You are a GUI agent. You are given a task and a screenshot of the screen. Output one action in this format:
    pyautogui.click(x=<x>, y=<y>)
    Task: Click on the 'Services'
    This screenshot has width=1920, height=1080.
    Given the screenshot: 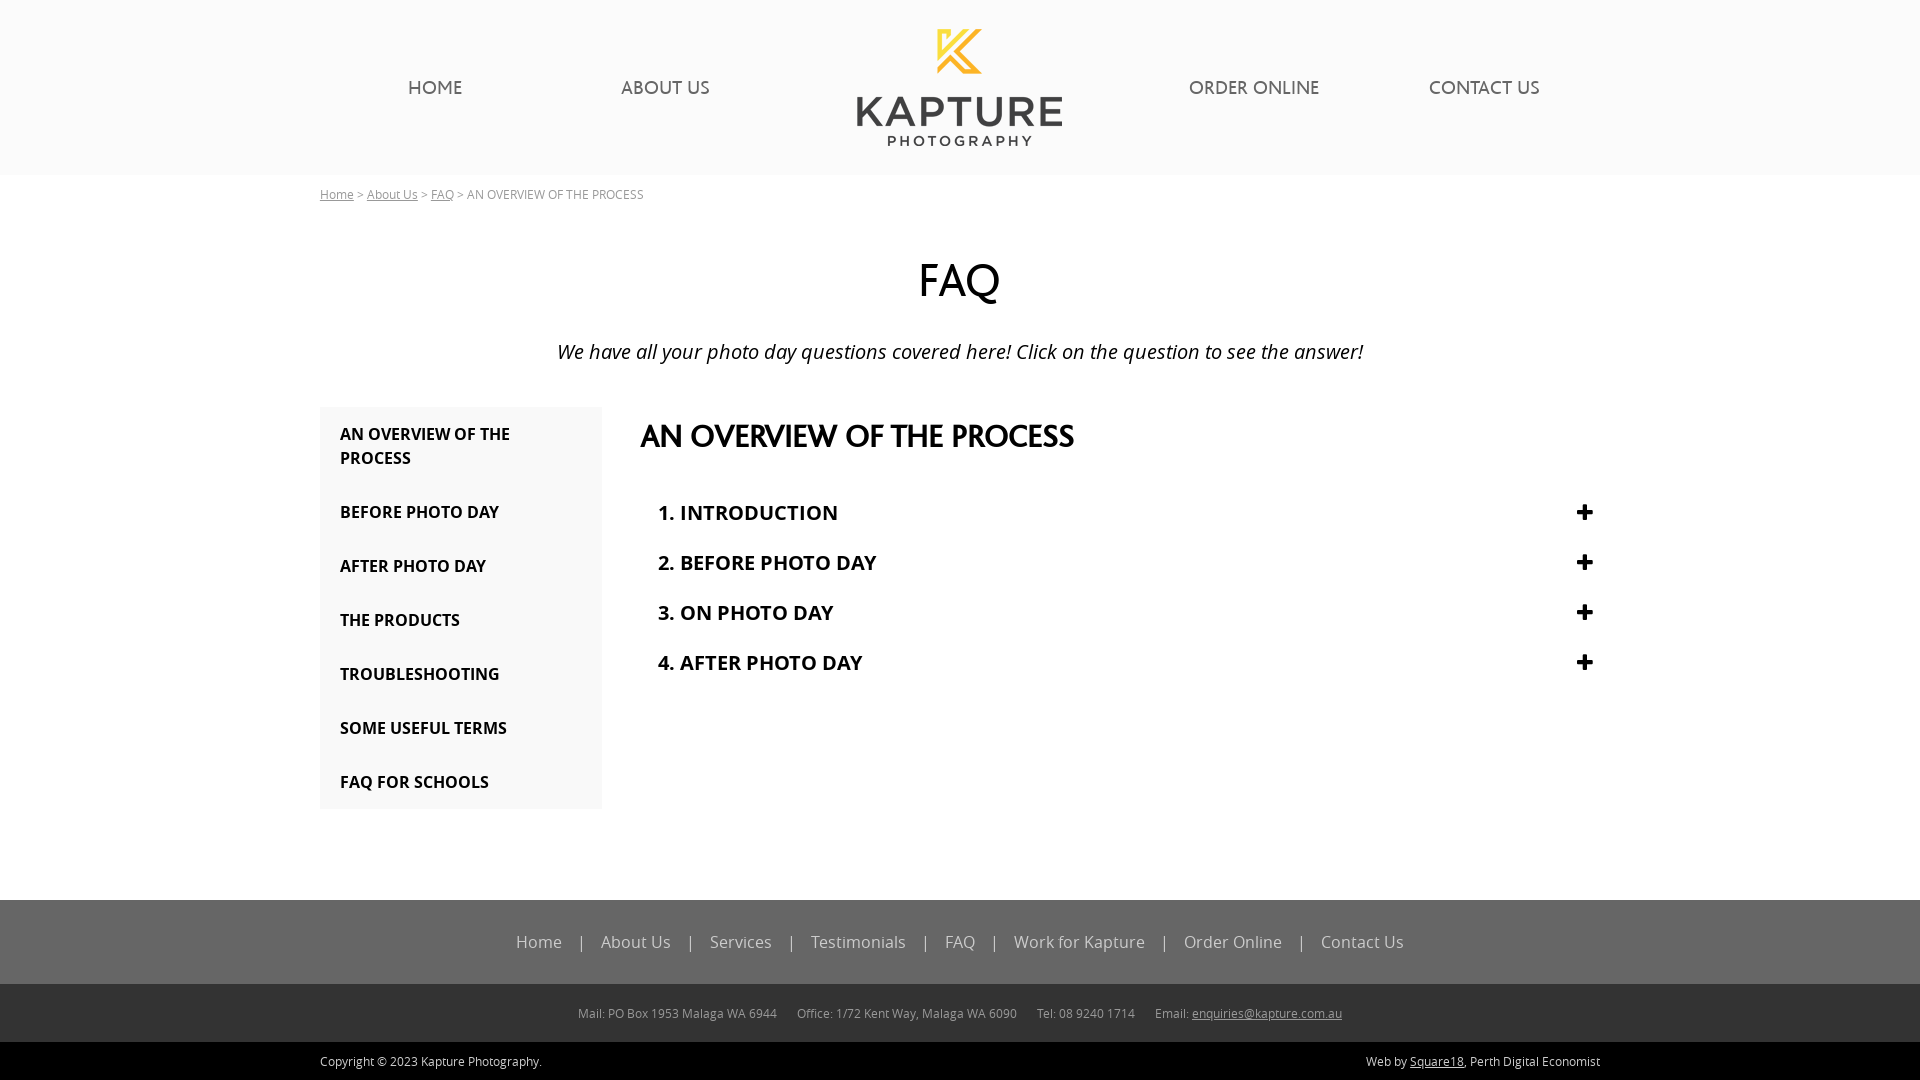 What is the action you would take?
    pyautogui.click(x=739, y=941)
    